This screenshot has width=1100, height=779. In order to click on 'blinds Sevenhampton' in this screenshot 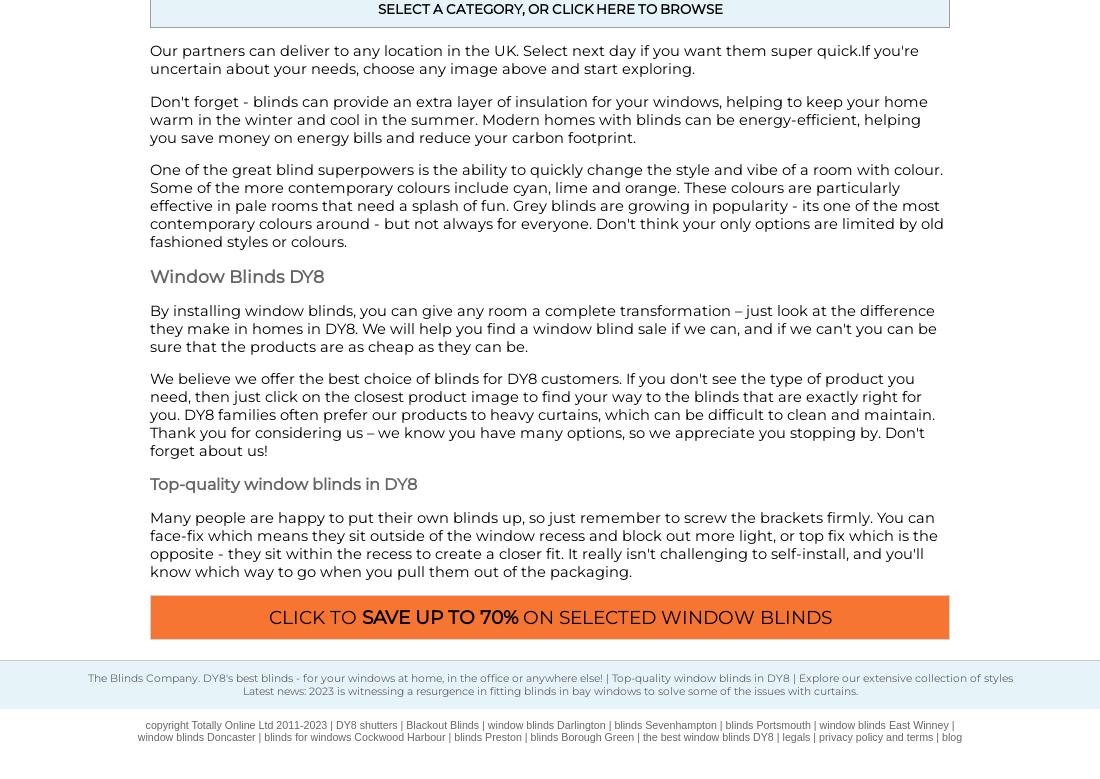, I will do `click(664, 724)`.